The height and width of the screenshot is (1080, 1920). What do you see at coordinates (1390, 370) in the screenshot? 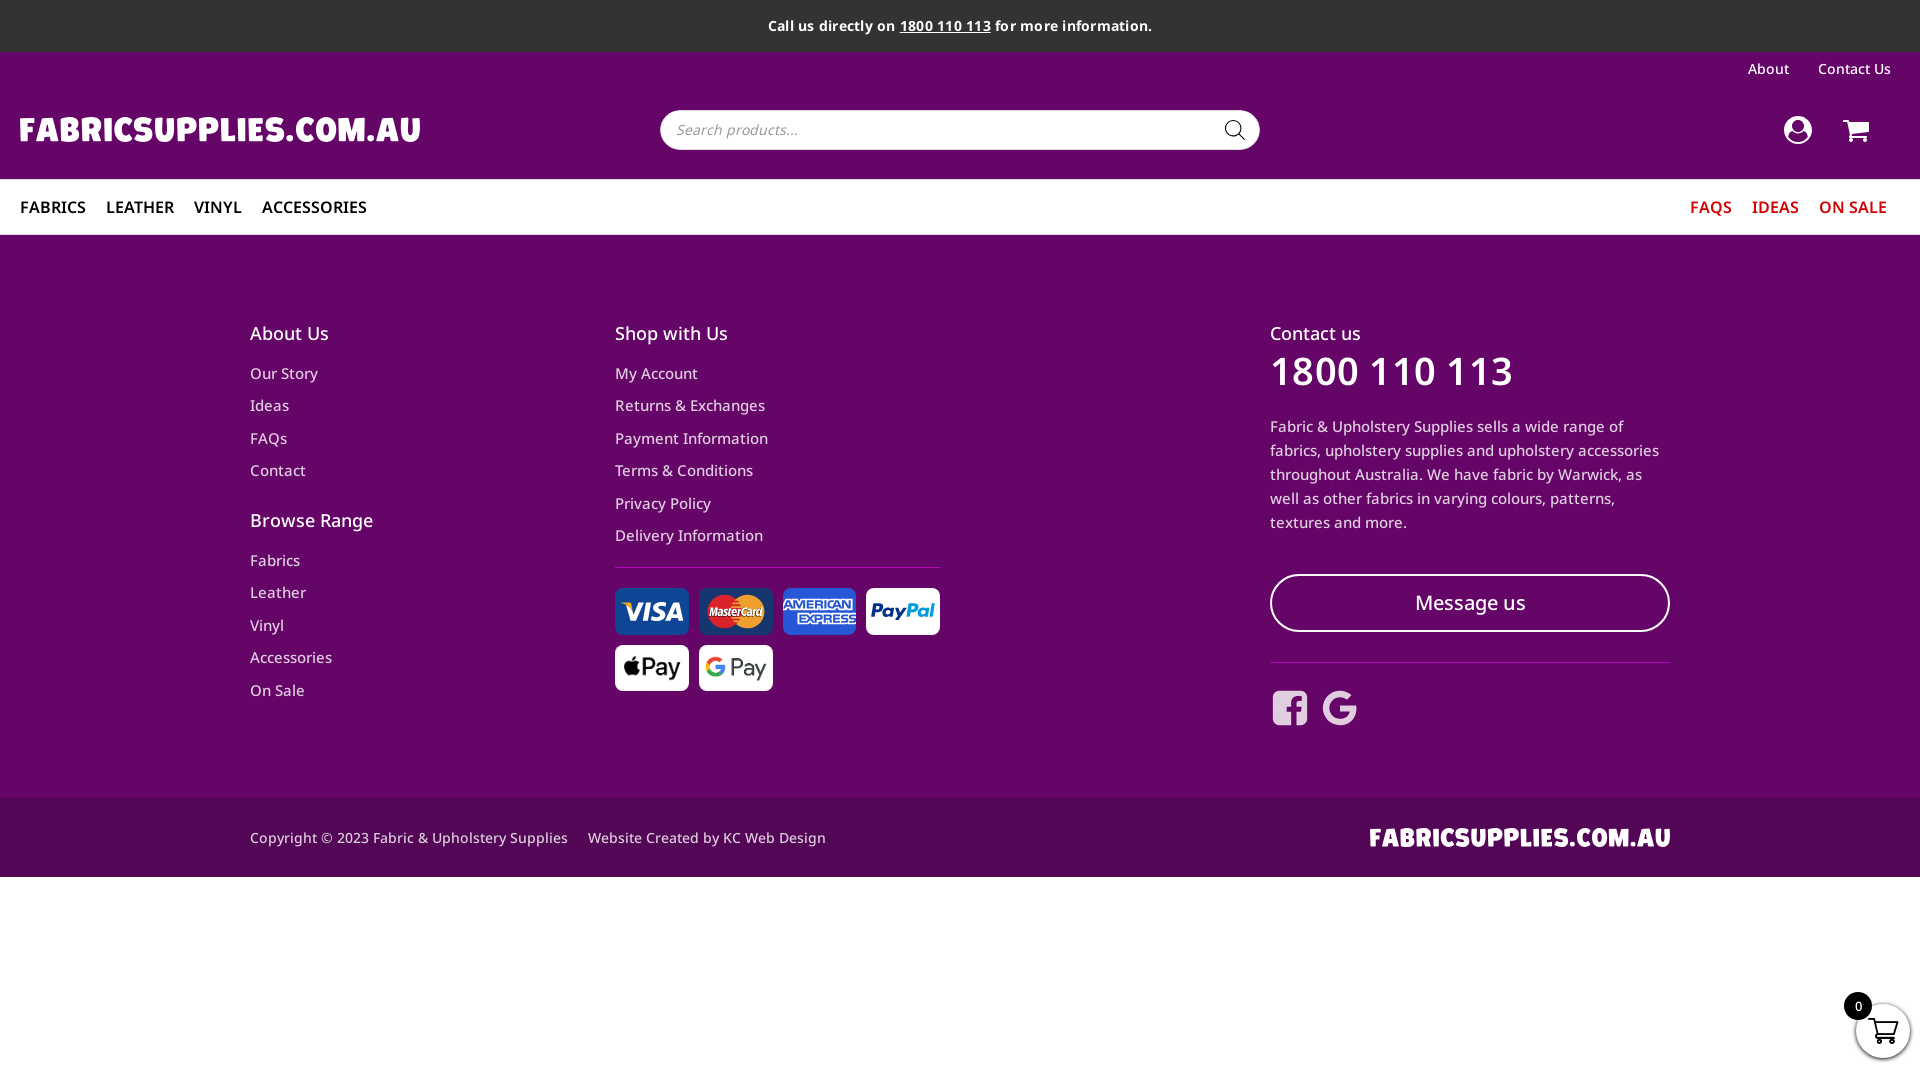
I see `'1800 110 113'` at bounding box center [1390, 370].